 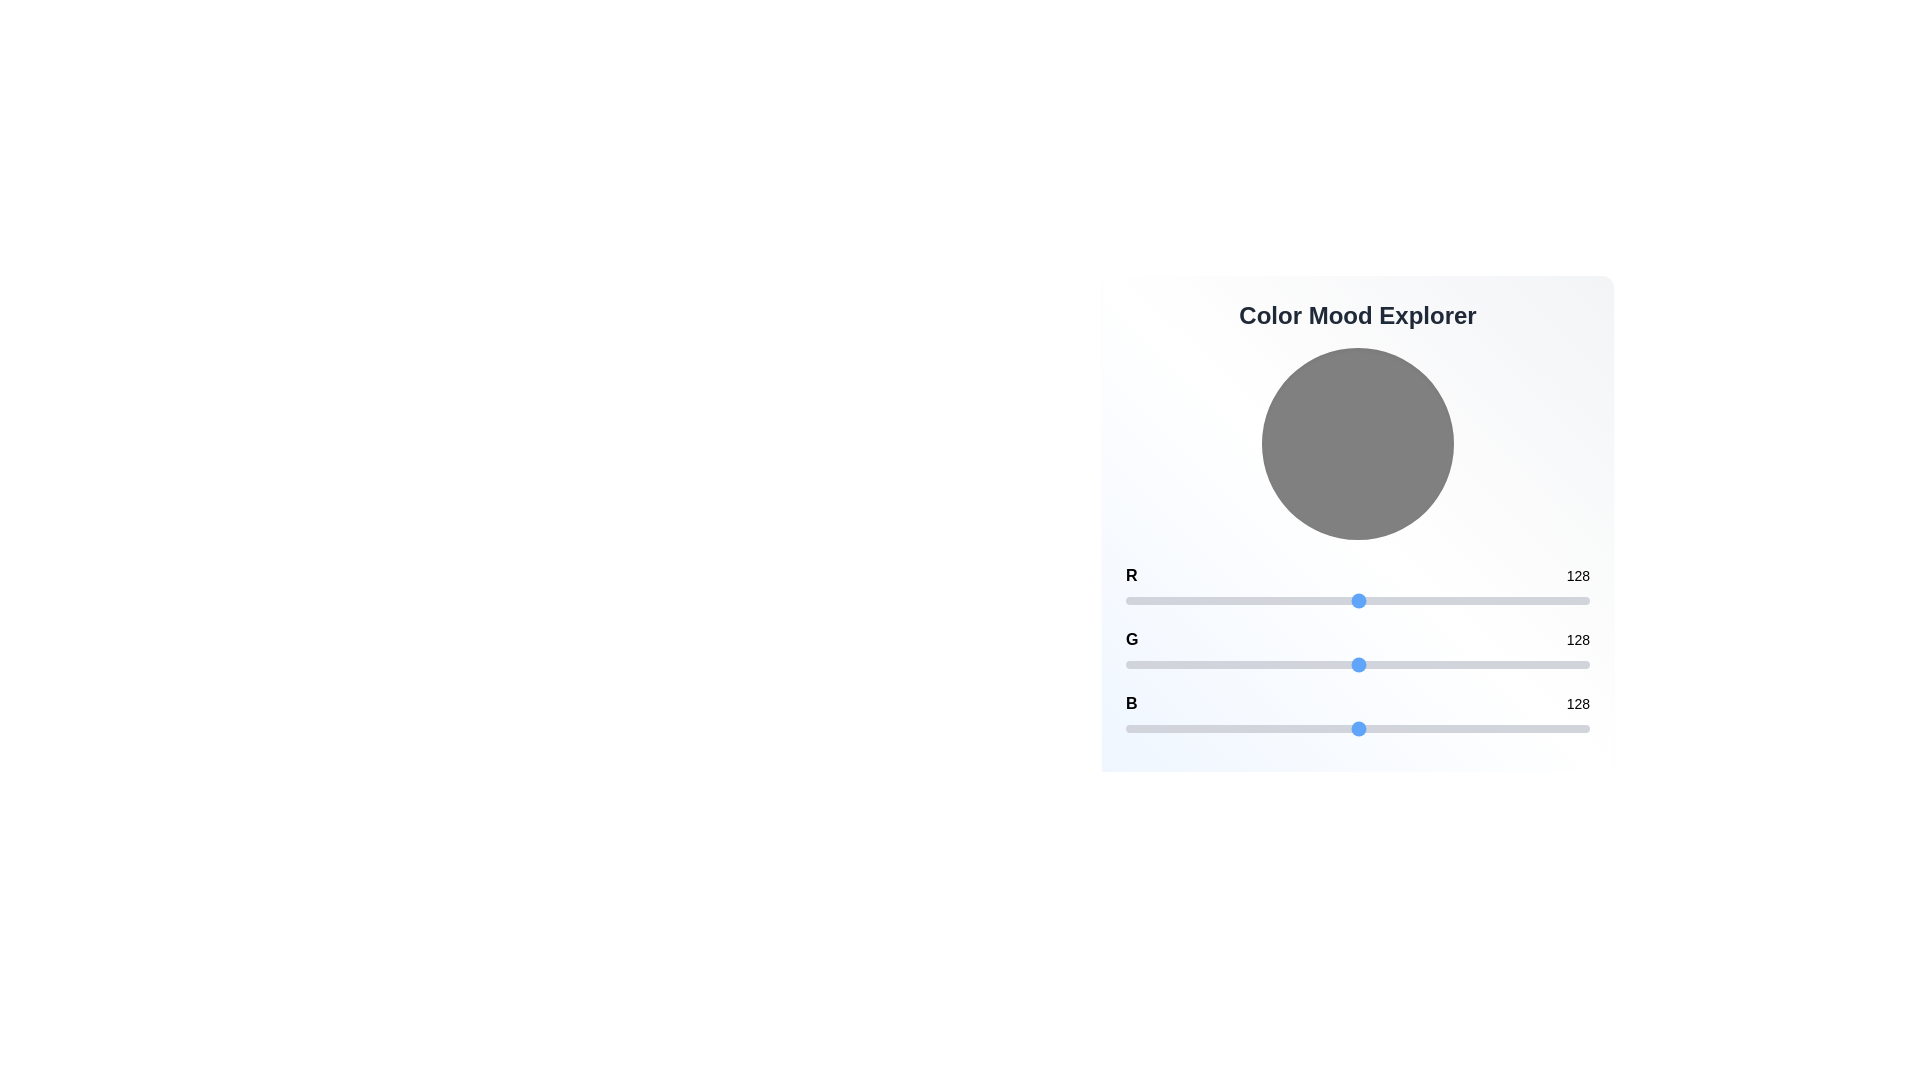 I want to click on the blue channel slider to set the value to 232, so click(x=1547, y=729).